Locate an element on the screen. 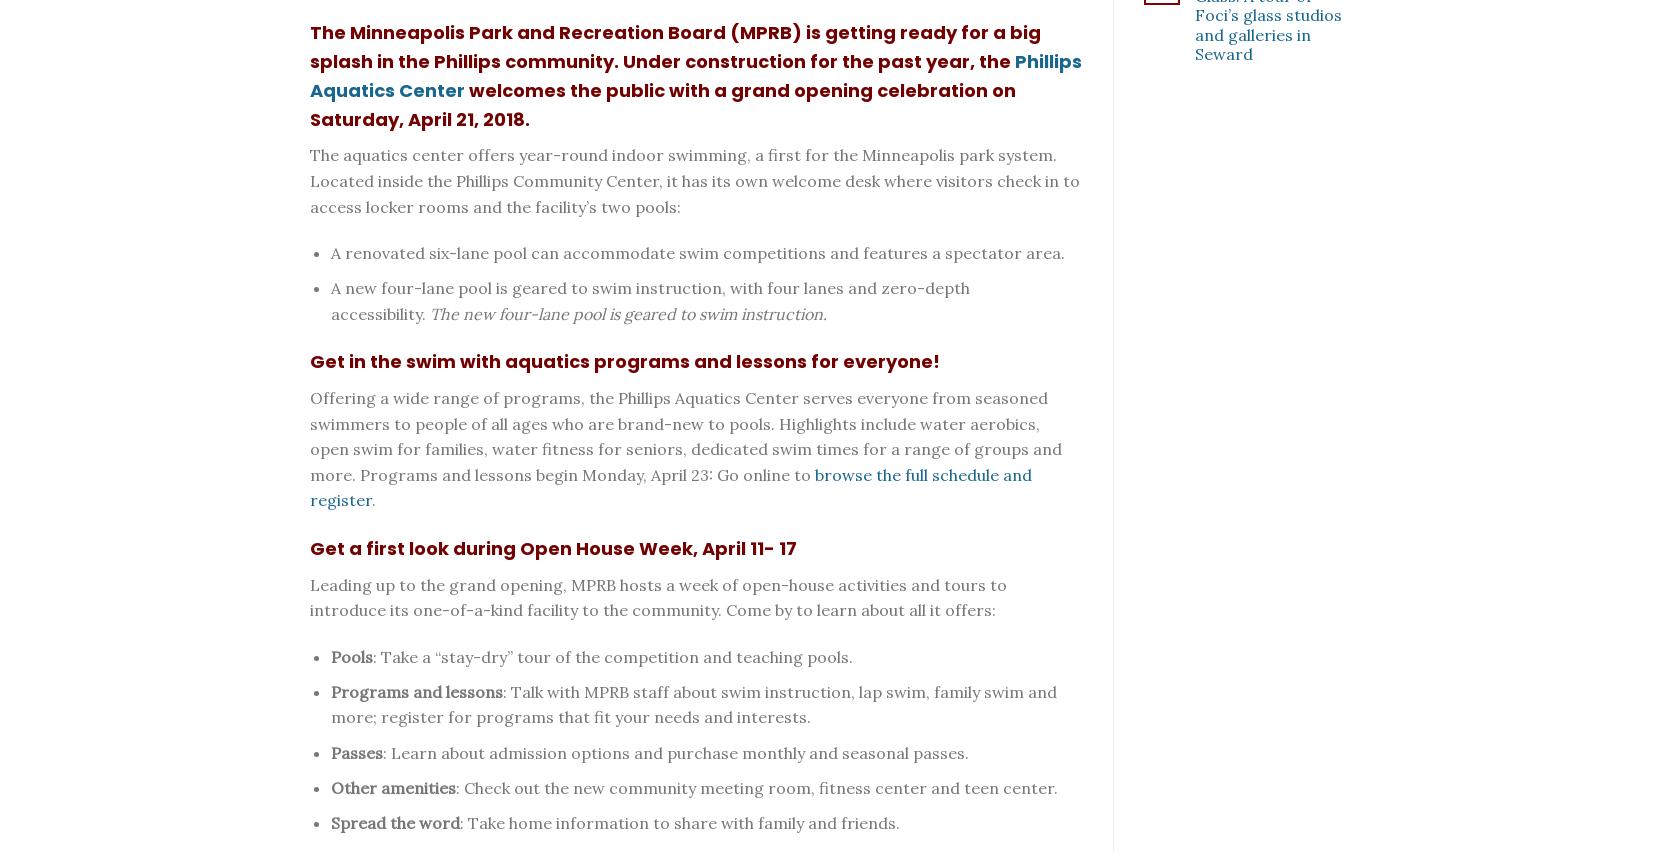 Image resolution: width=1670 pixels, height=852 pixels. 'welcomes the public with a grand opening celebration on Saturday, April 21, 2018.' is located at coordinates (661, 103).